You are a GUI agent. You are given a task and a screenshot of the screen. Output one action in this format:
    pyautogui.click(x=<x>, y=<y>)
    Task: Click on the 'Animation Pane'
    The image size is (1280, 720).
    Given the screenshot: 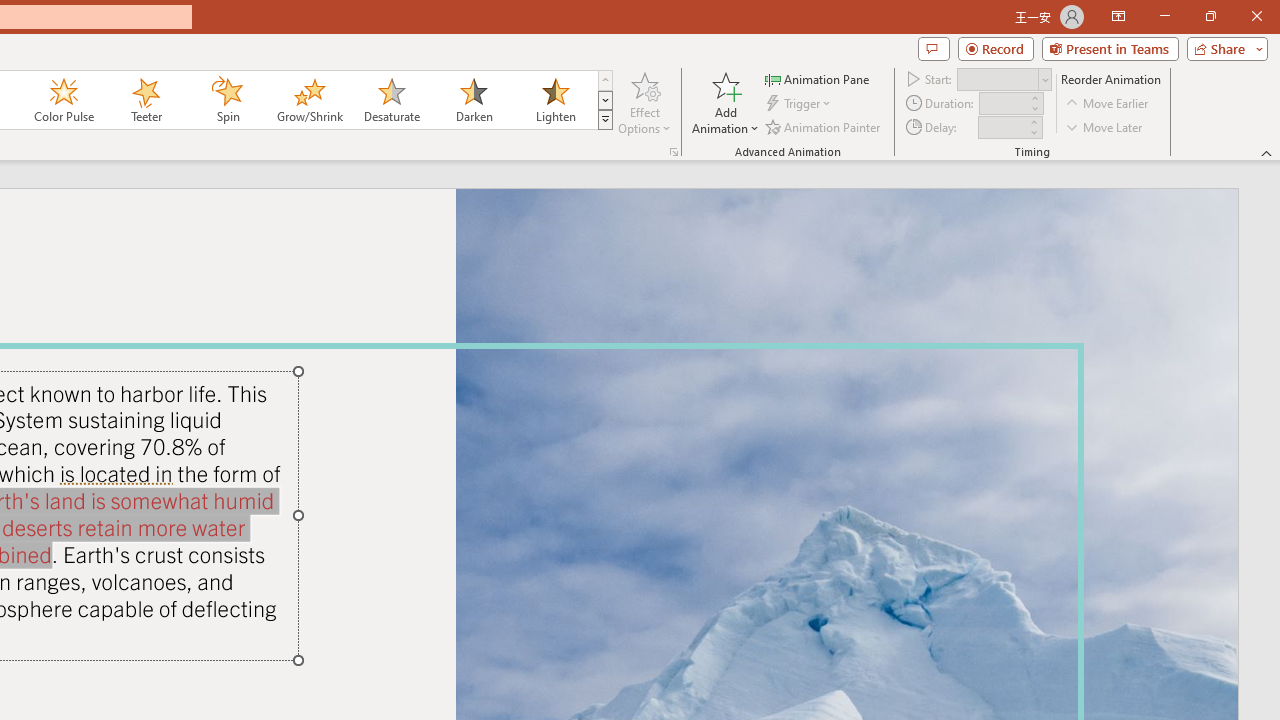 What is the action you would take?
    pyautogui.click(x=818, y=78)
    